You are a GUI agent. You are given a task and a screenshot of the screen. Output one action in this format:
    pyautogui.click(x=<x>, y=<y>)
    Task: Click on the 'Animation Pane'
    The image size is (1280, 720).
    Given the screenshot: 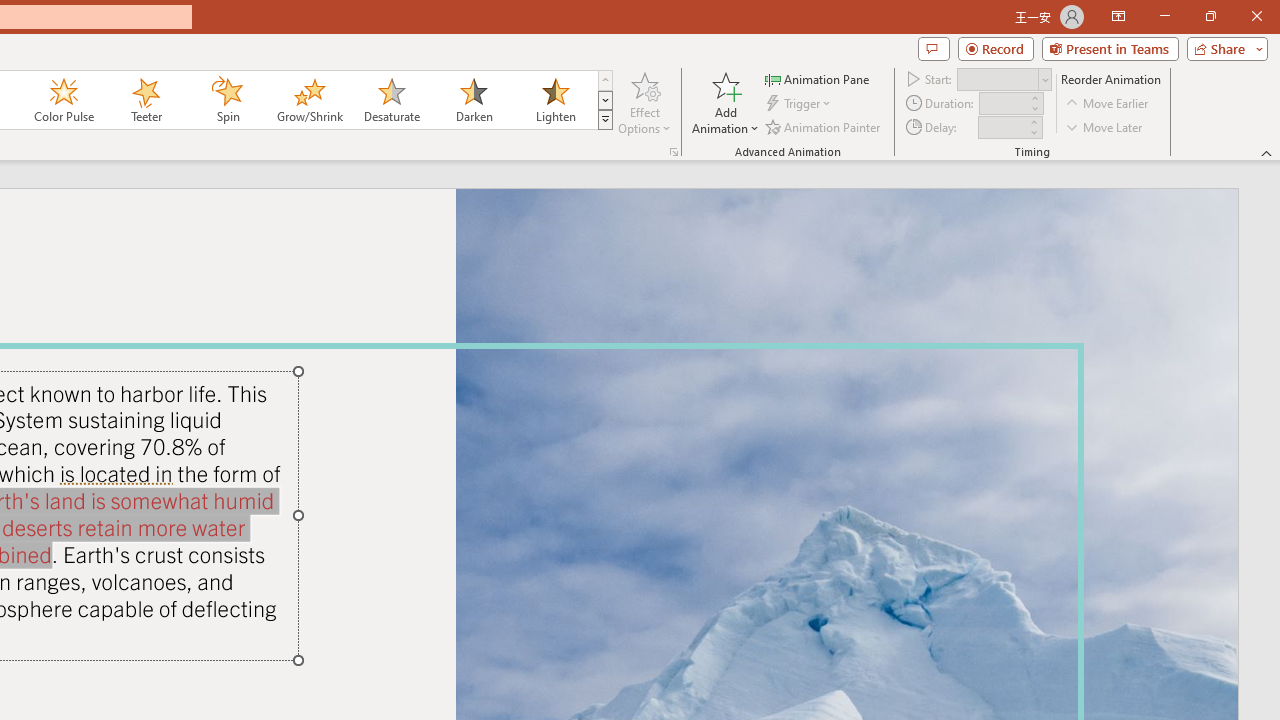 What is the action you would take?
    pyautogui.click(x=818, y=78)
    